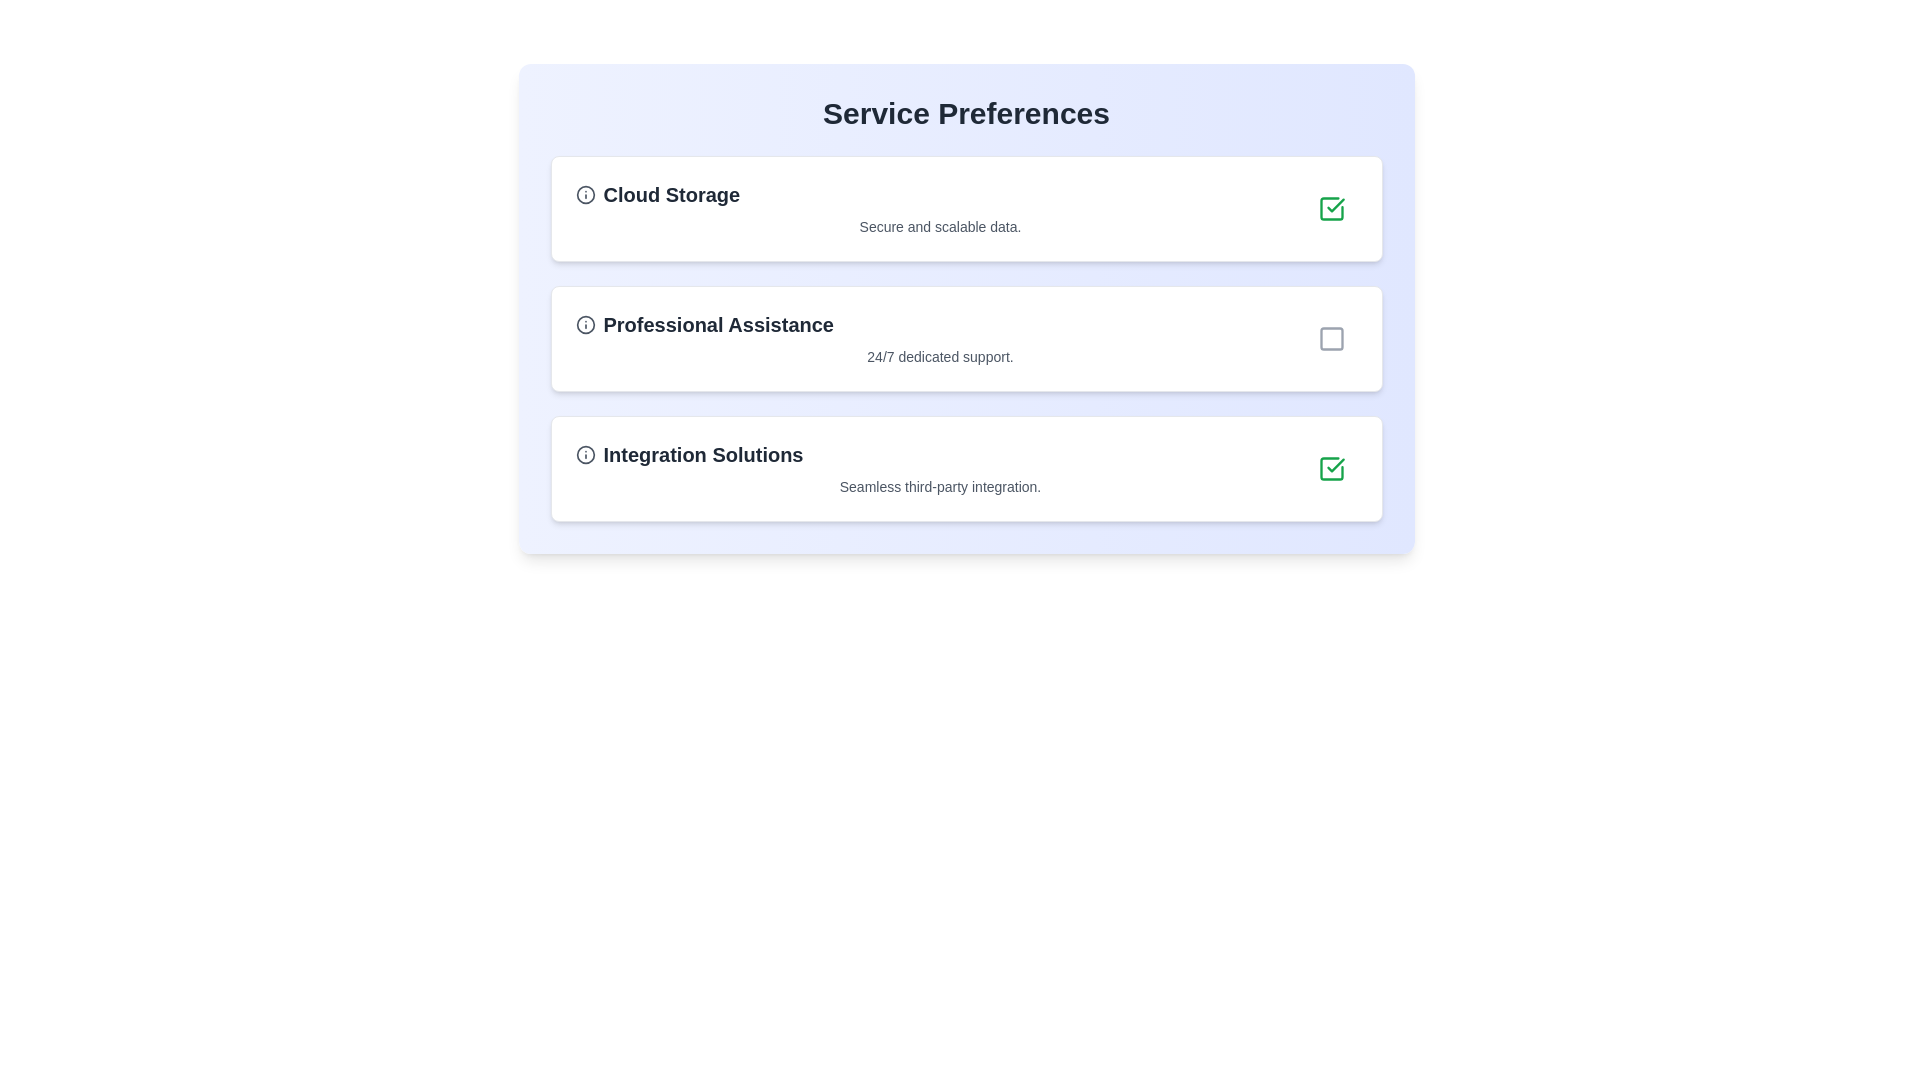 The image size is (1920, 1080). What do you see at coordinates (939, 208) in the screenshot?
I see `the 'Cloud Storage' service selection card located in the 'Service Preferences' section, which is the first card from the top and features a green checkmark indicating its selected status` at bounding box center [939, 208].